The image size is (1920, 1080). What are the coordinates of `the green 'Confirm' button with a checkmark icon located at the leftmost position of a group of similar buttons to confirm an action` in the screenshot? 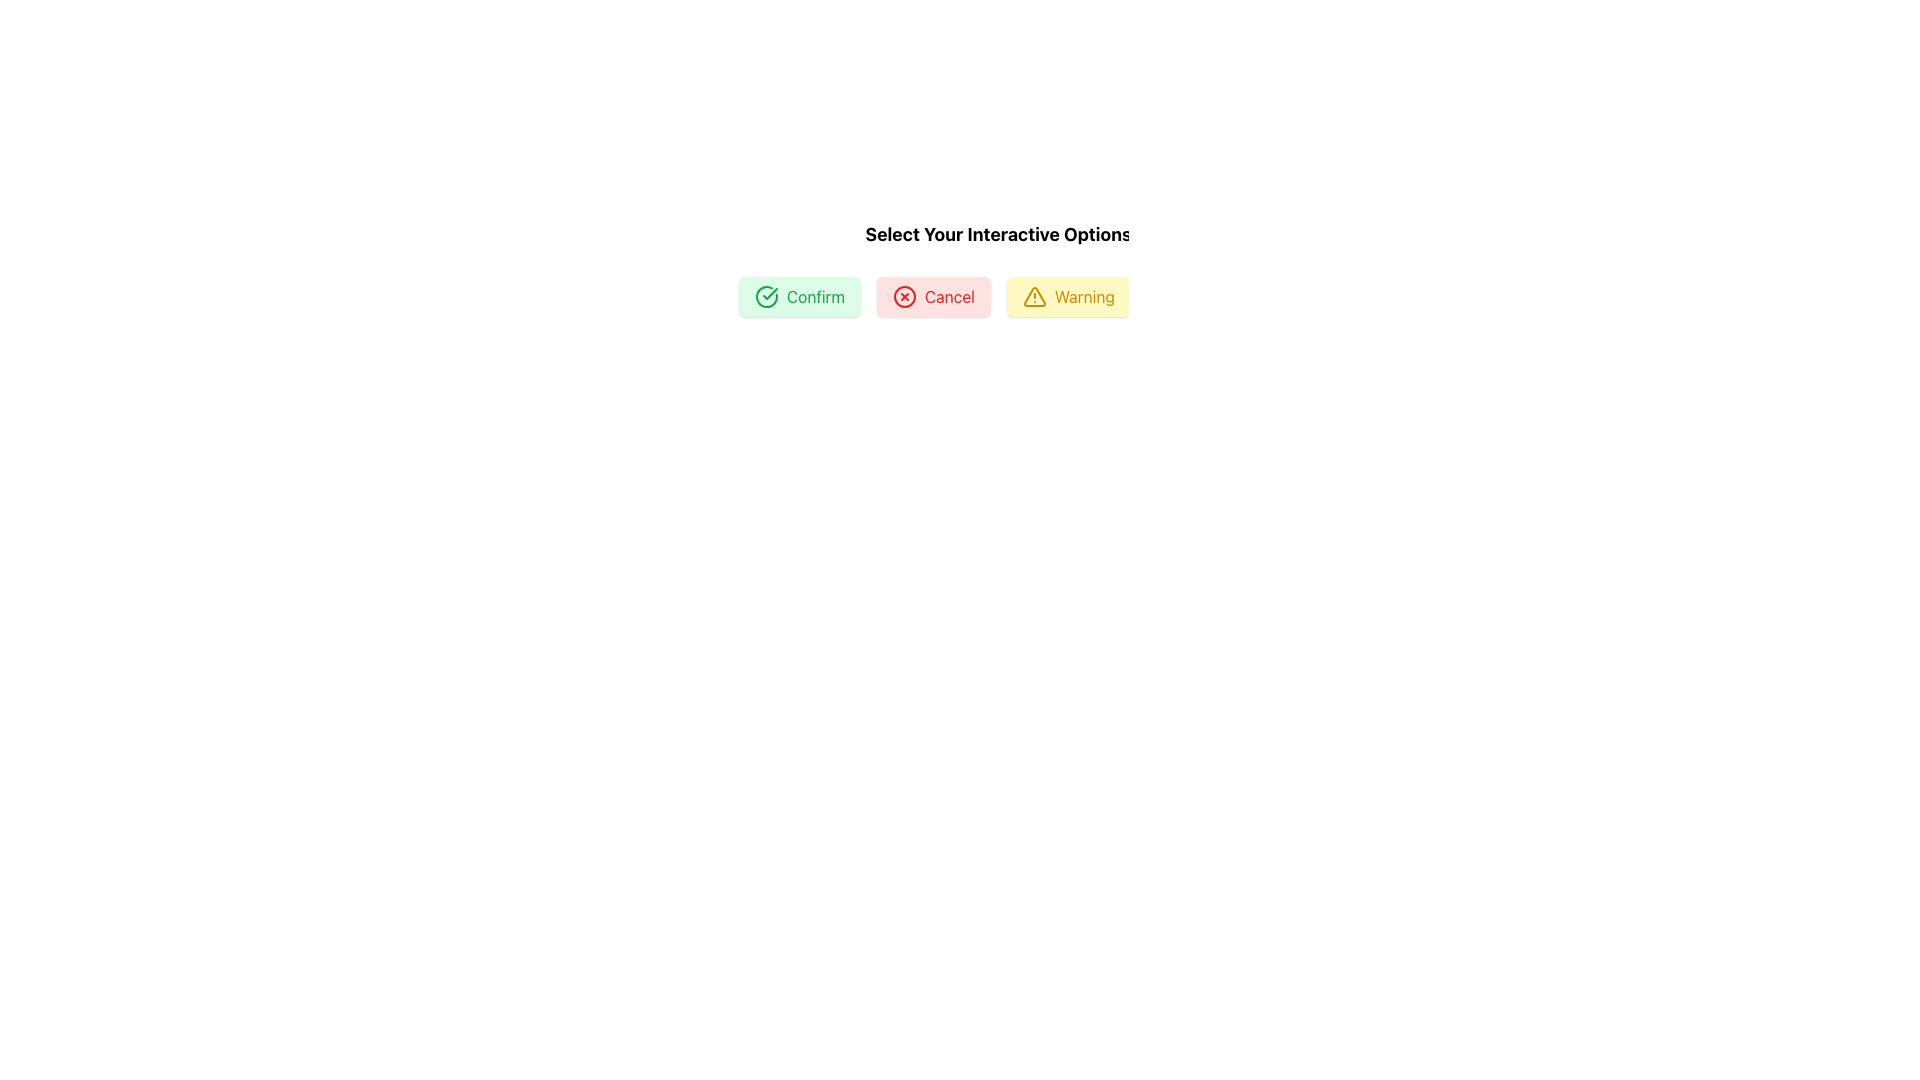 It's located at (800, 297).